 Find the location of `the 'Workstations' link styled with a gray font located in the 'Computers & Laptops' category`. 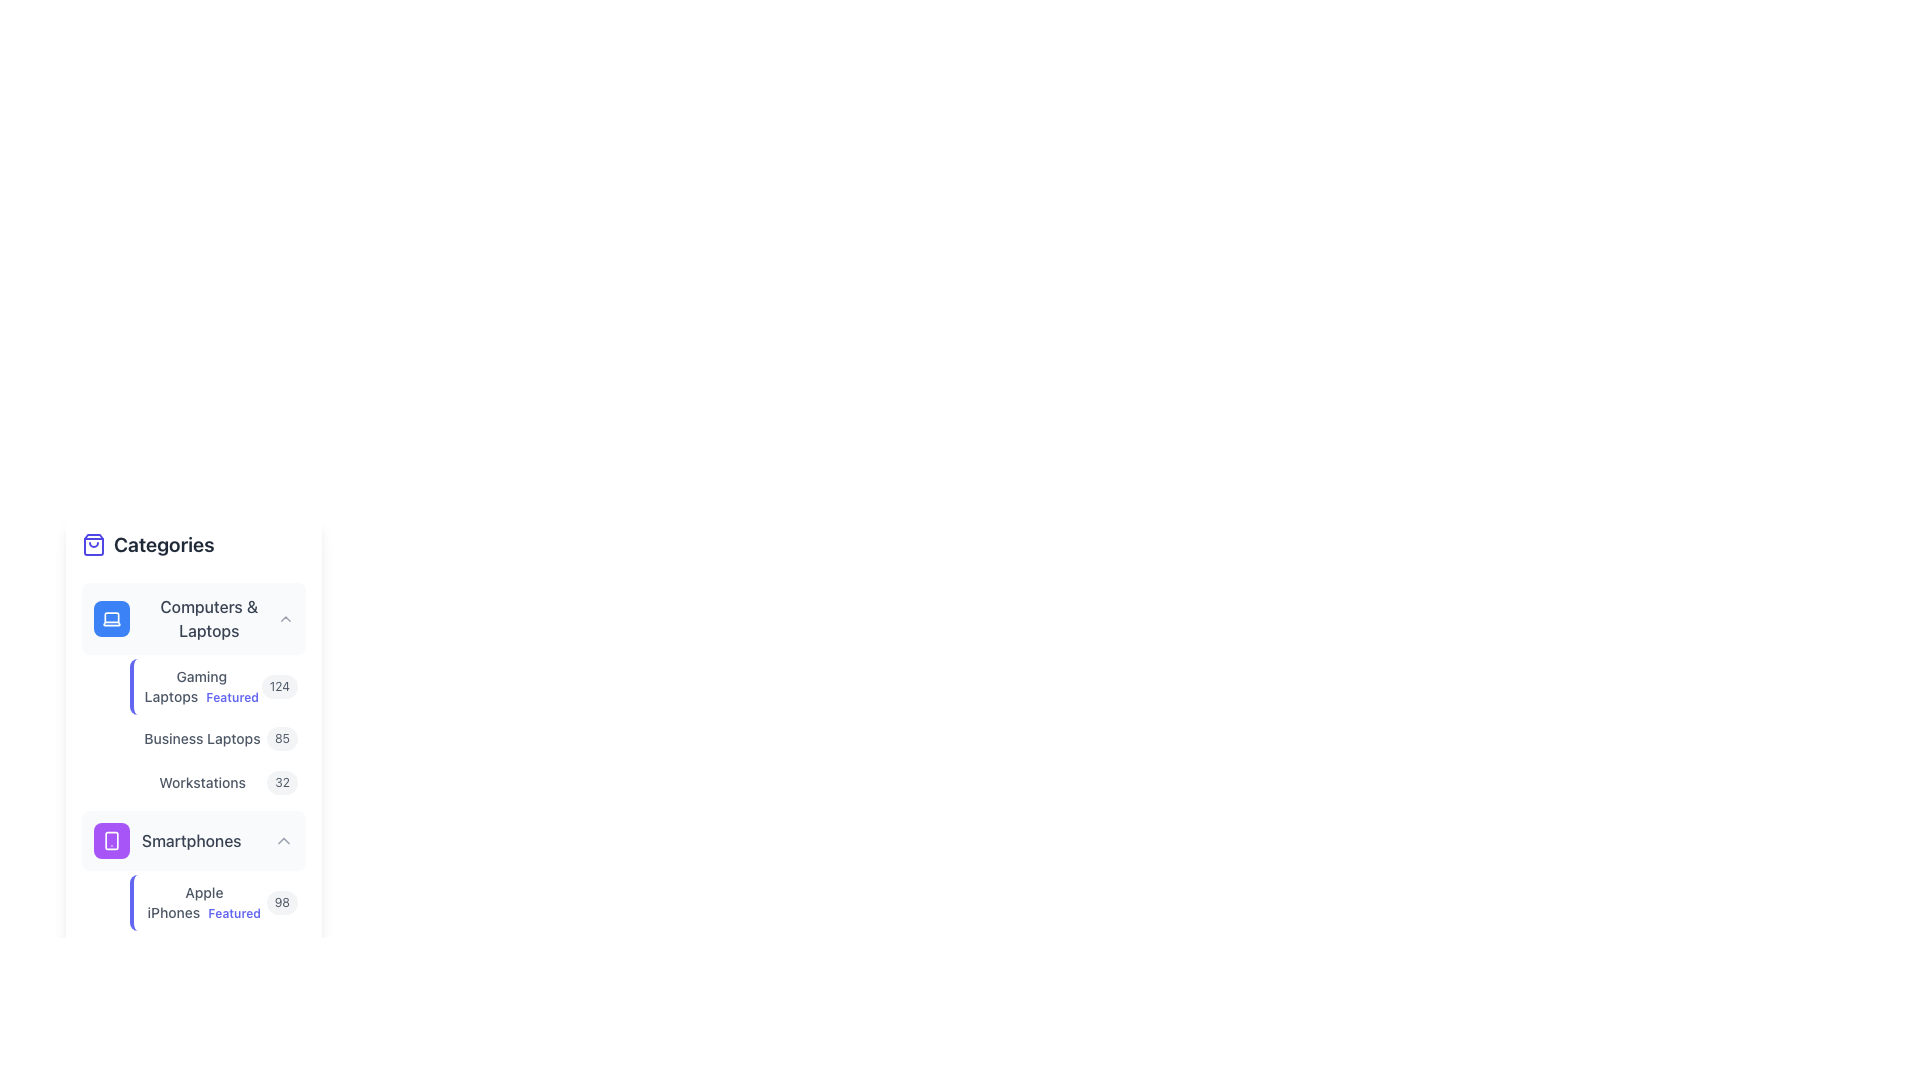

the 'Workstations' link styled with a gray font located in the 'Computers & Laptops' category is located at coordinates (202, 782).